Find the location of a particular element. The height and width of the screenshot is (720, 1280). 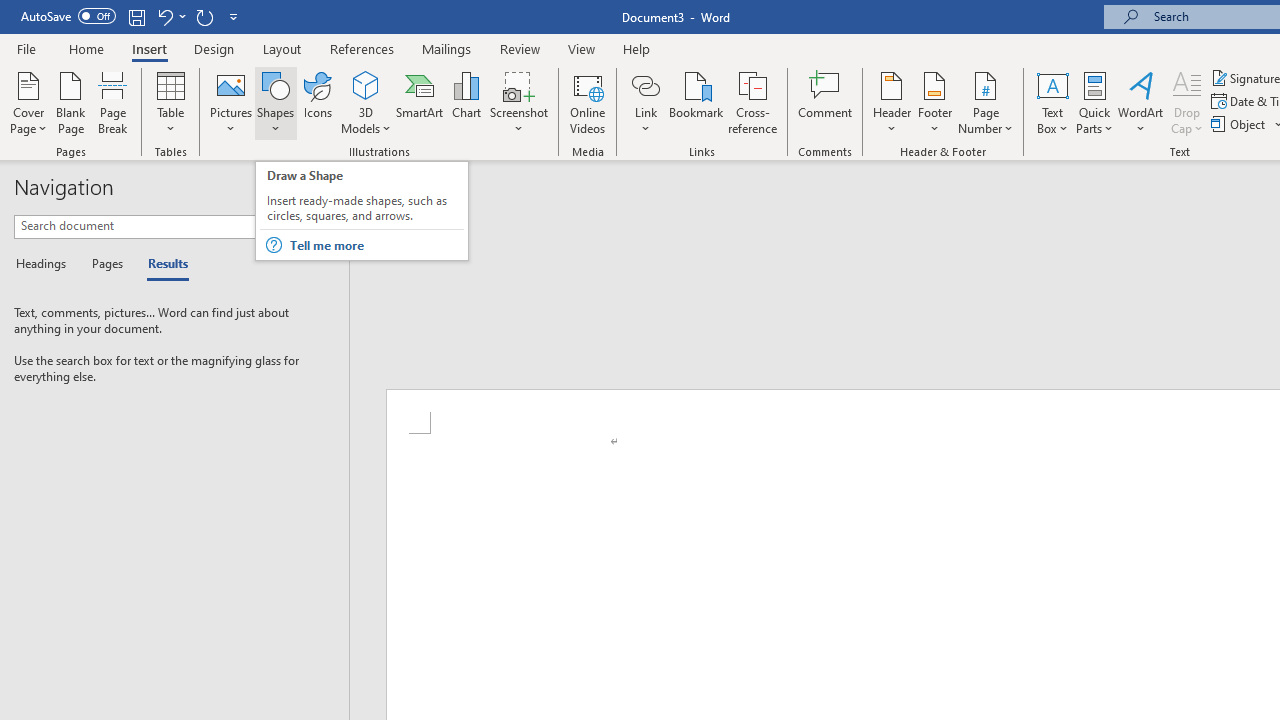

'SmartArt...' is located at coordinates (418, 103).